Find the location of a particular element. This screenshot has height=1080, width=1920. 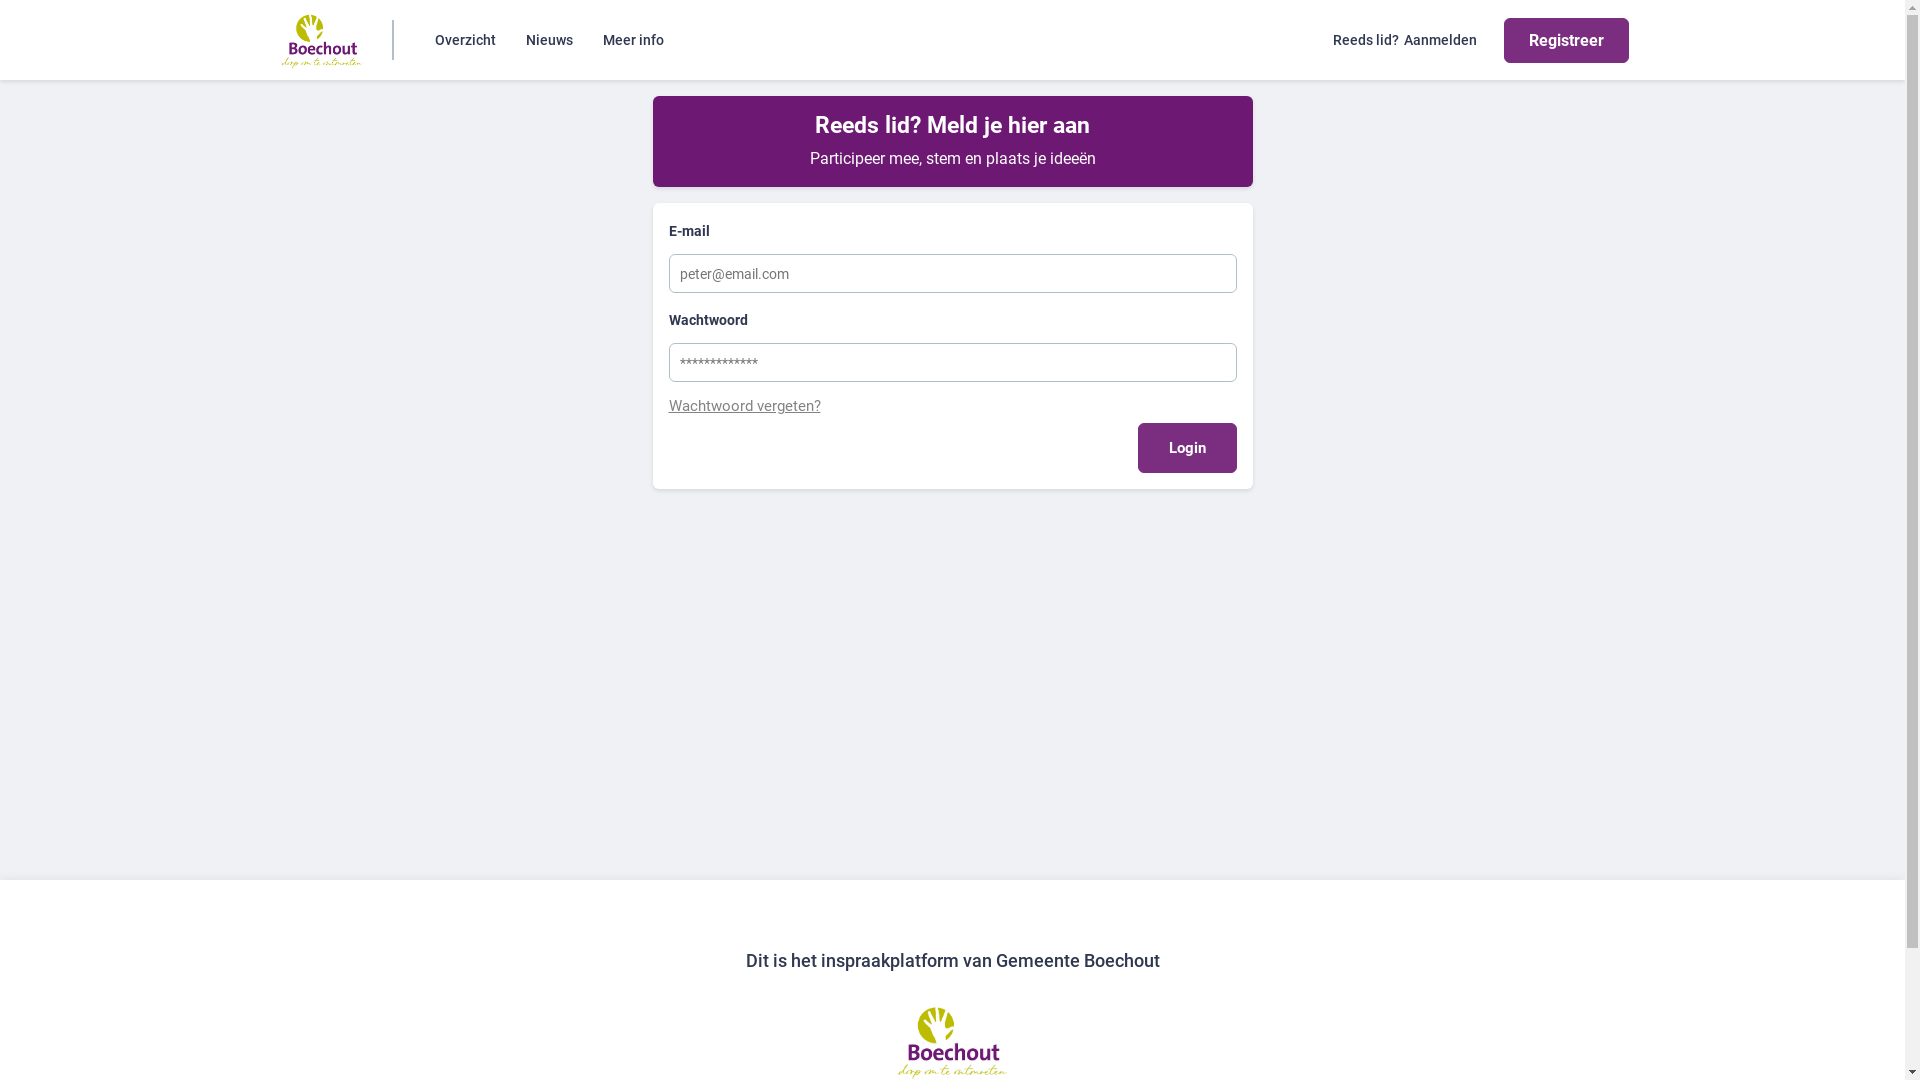

'Reeds lid? is located at coordinates (1404, 39).